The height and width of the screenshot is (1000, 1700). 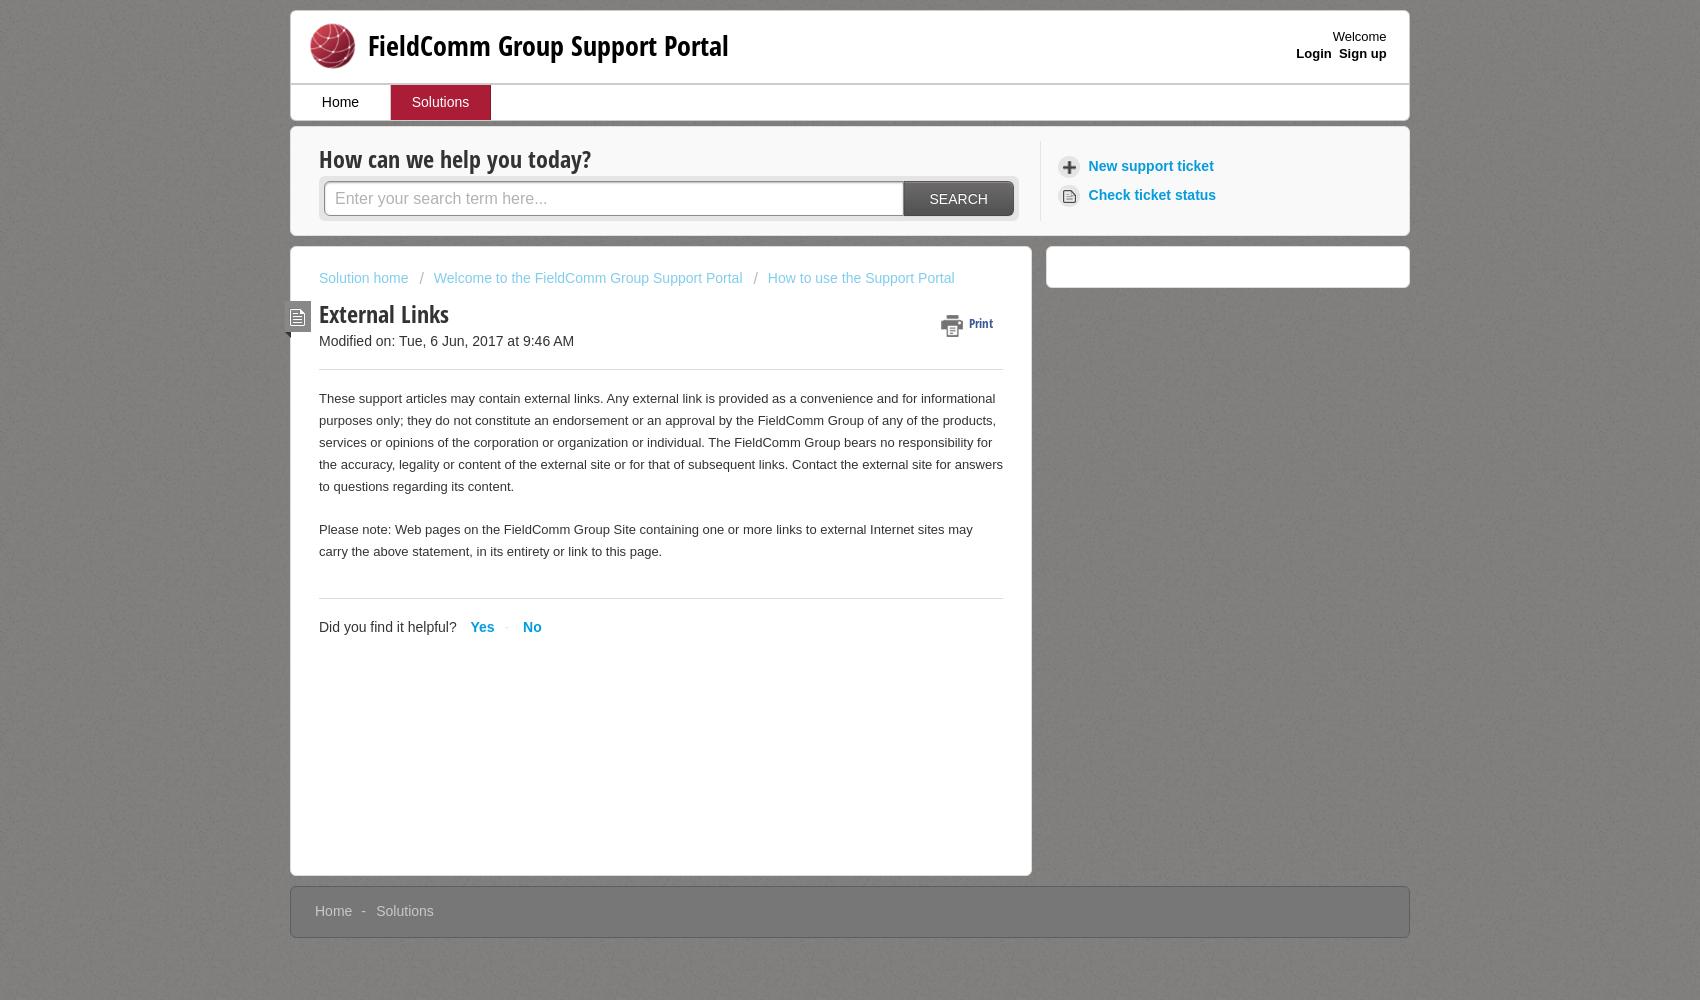 I want to click on 'These support articles may contain external links. Any external link is provided as a convenience and for informational purposes only; they do not constitute an endorsement or an approval by the FieldComm Group of any of the products, services or opinions of the corporation or organization or individual. The FieldComm Group bears no responsibility for the accuracy, legality or content of the external site or for that of subsequent links. Contact the external site for answers to questions regarding its content.', so click(x=660, y=441).